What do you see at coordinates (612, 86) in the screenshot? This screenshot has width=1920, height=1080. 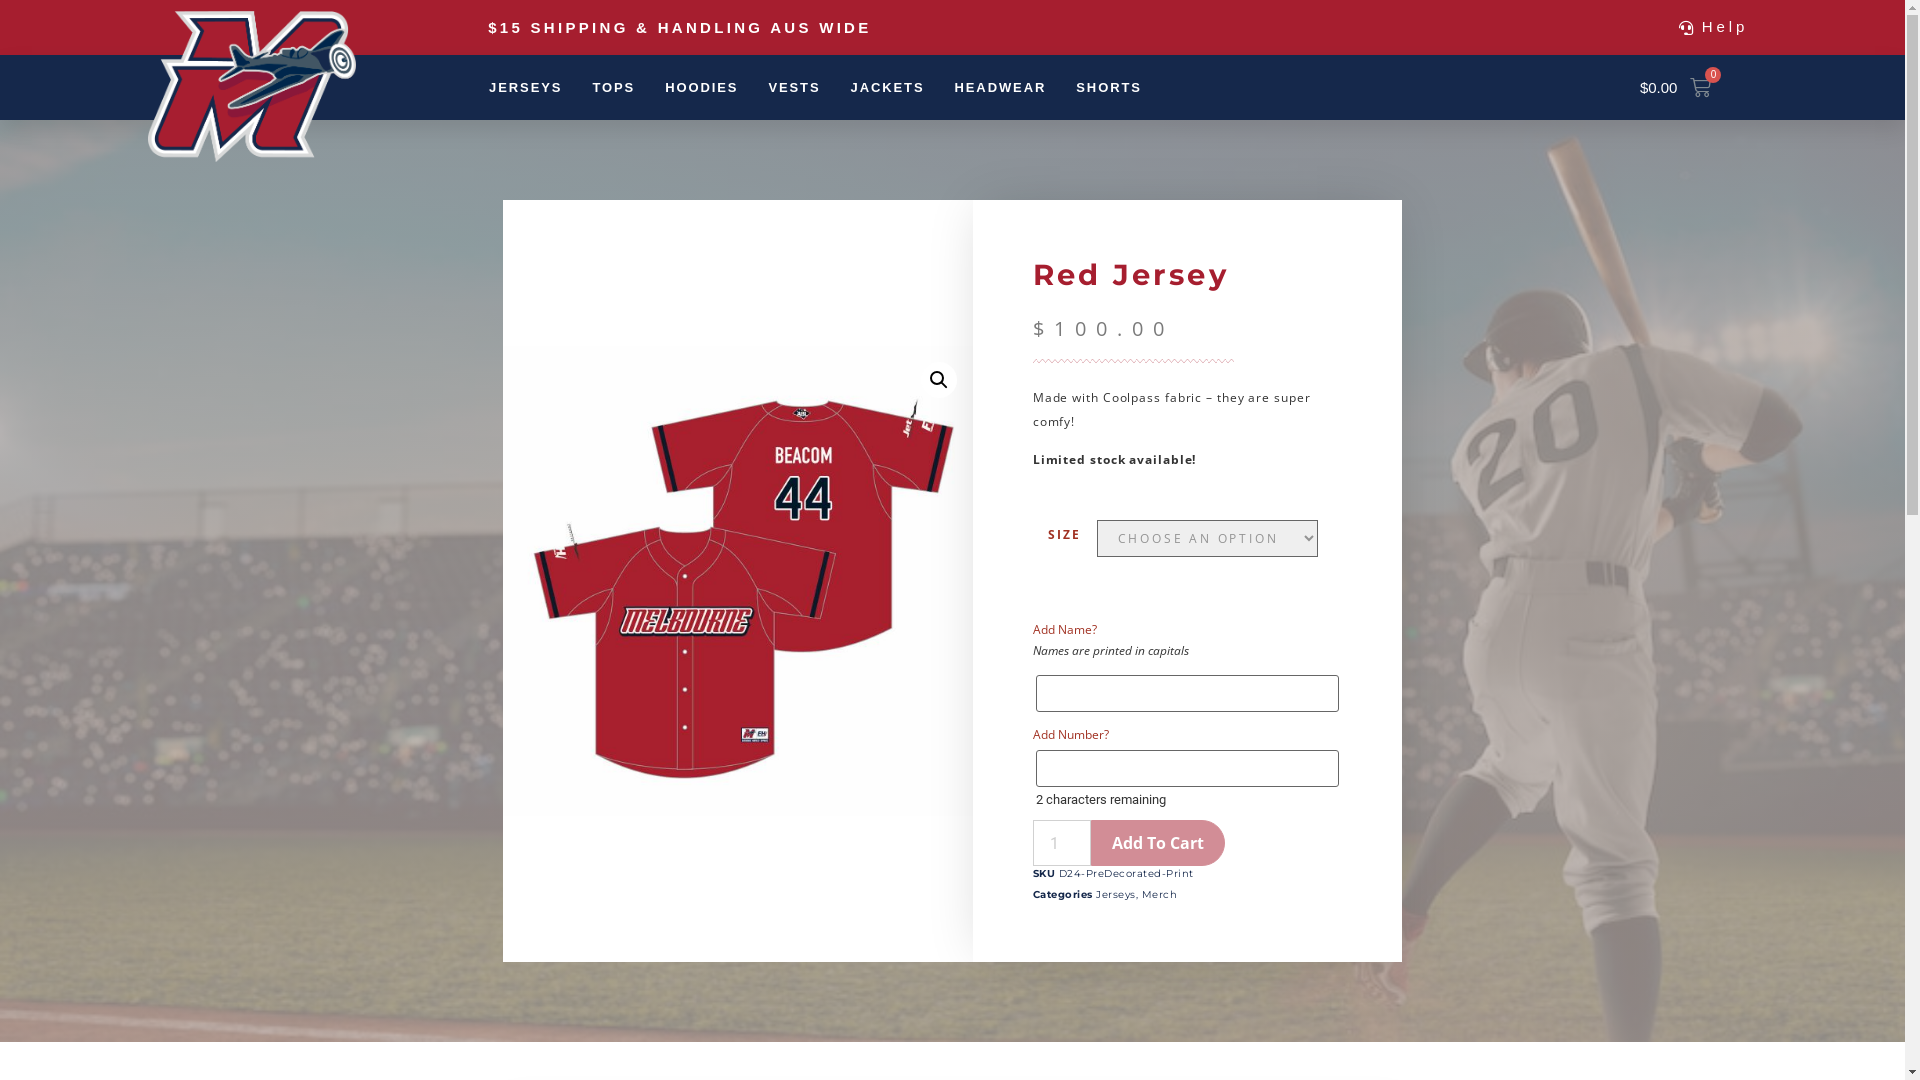 I see `'TOPS'` at bounding box center [612, 86].